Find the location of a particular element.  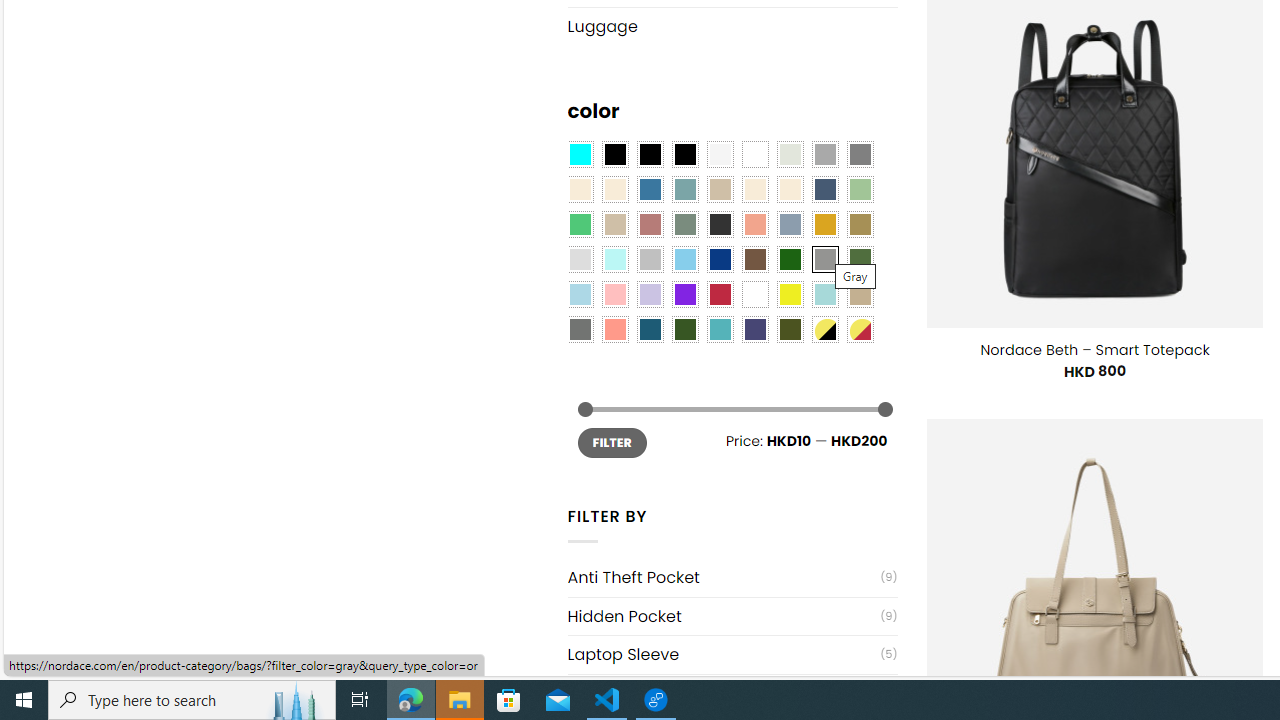

'Light Gray' is located at coordinates (578, 258).